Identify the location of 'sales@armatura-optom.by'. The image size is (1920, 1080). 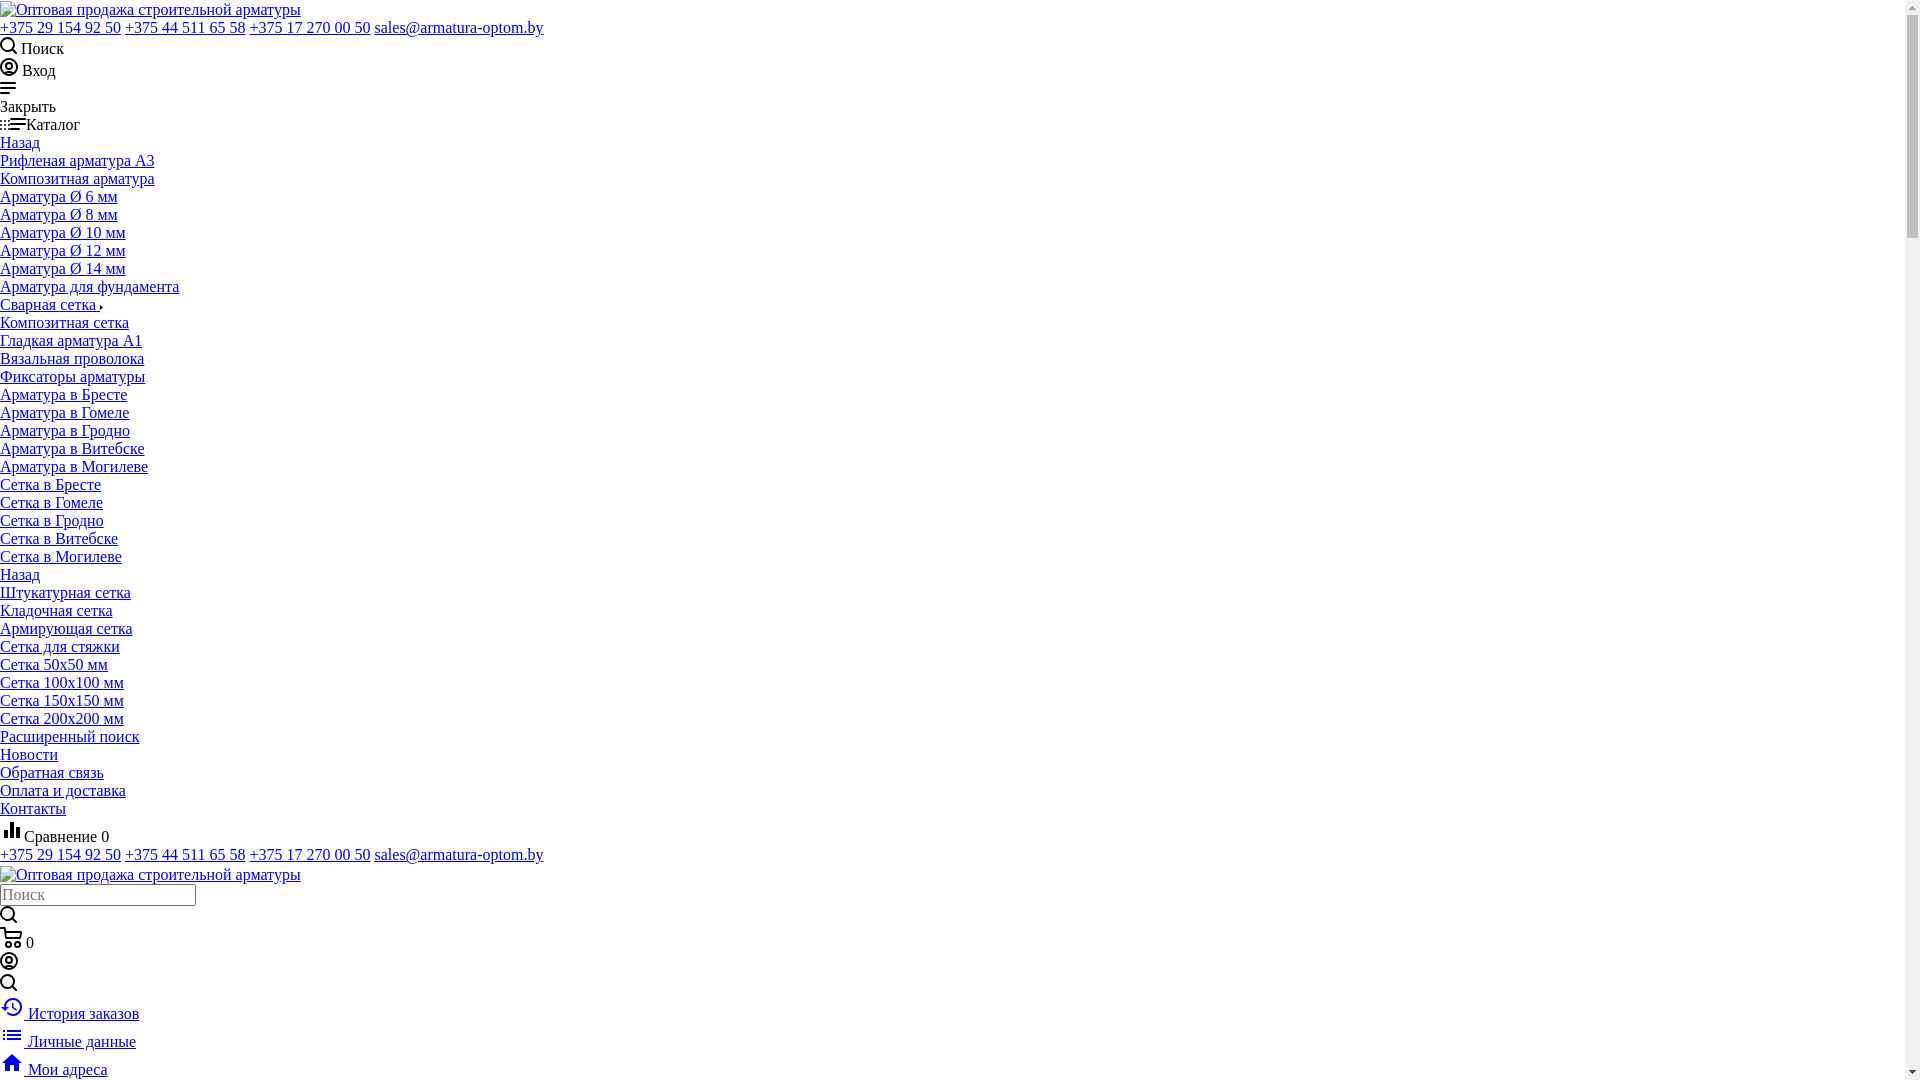
(457, 27).